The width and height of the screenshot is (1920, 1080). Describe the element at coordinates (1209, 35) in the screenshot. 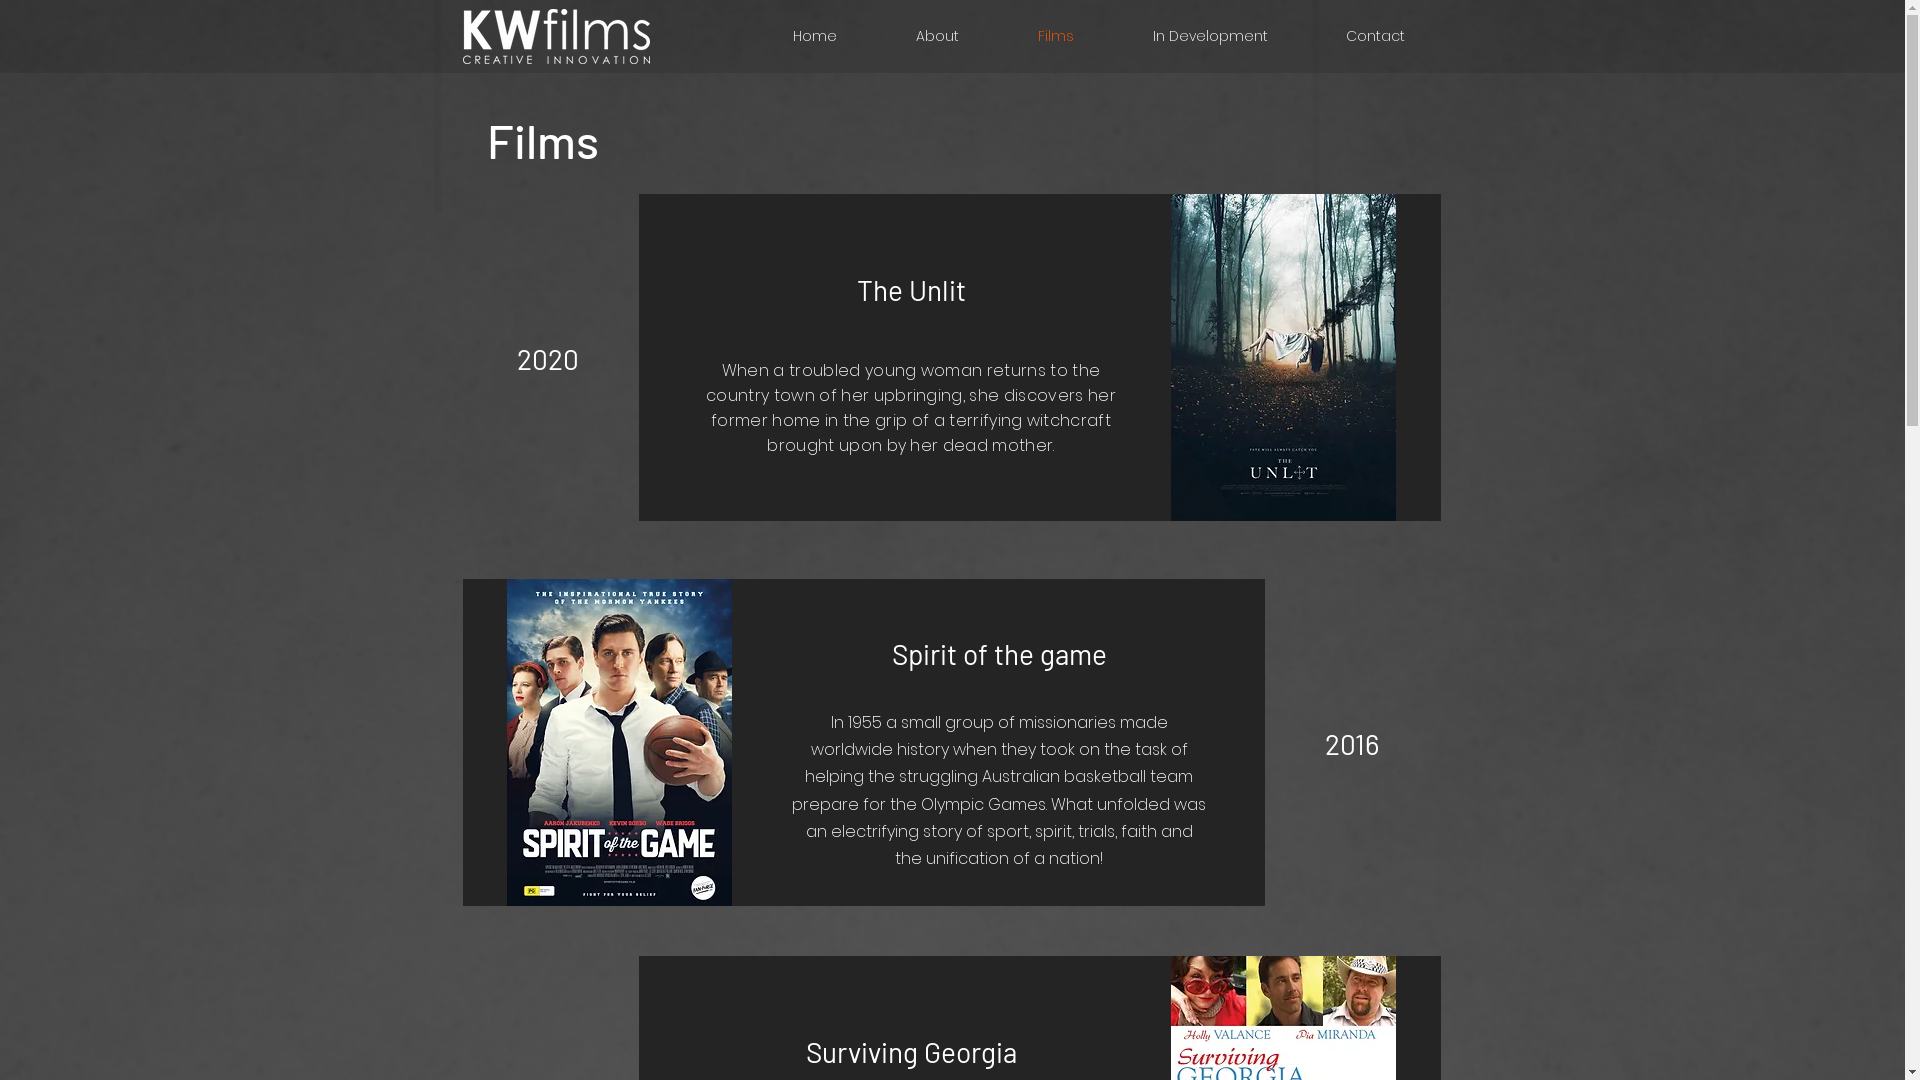

I see `'In Development'` at that location.